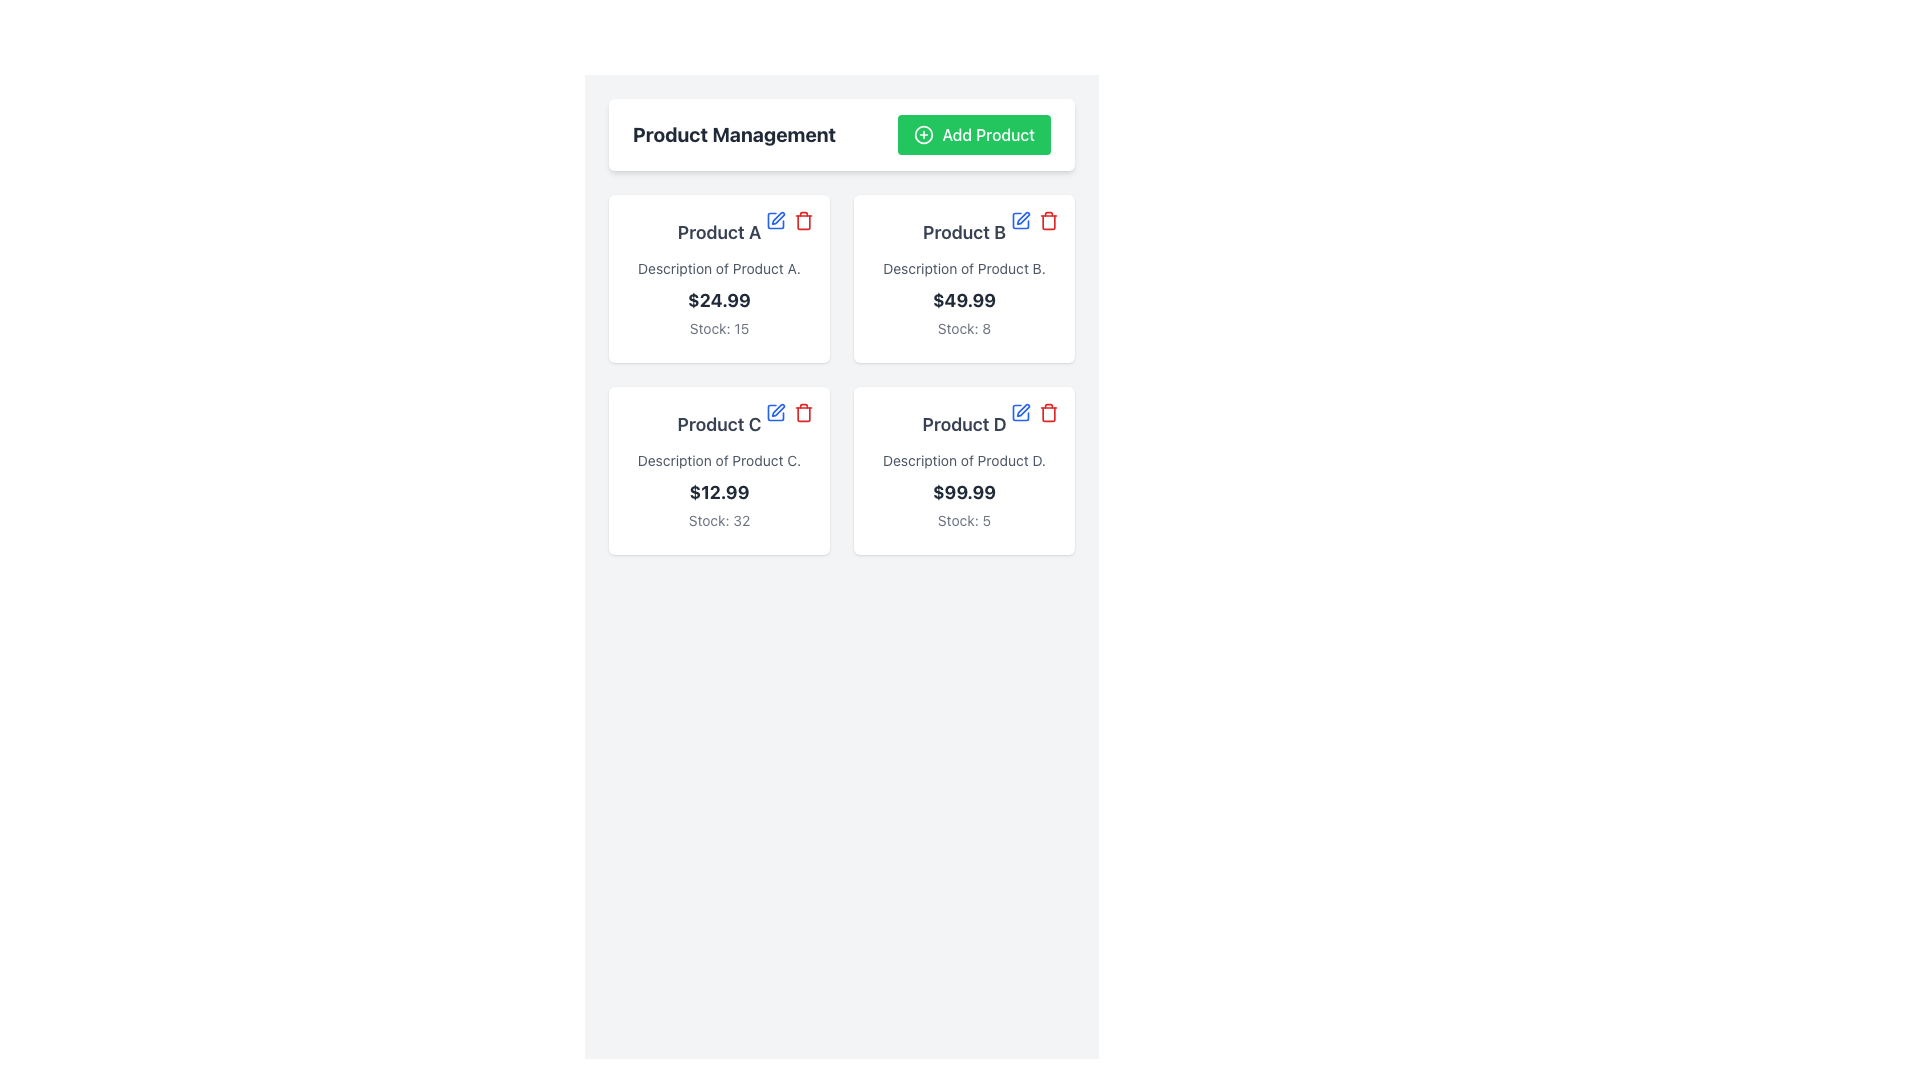 Image resolution: width=1920 pixels, height=1080 pixels. Describe the element at coordinates (923, 135) in the screenshot. I see `the icon within the 'Add Product' button located to the right of the 'Product Management' heading at the top section of the interface` at that location.